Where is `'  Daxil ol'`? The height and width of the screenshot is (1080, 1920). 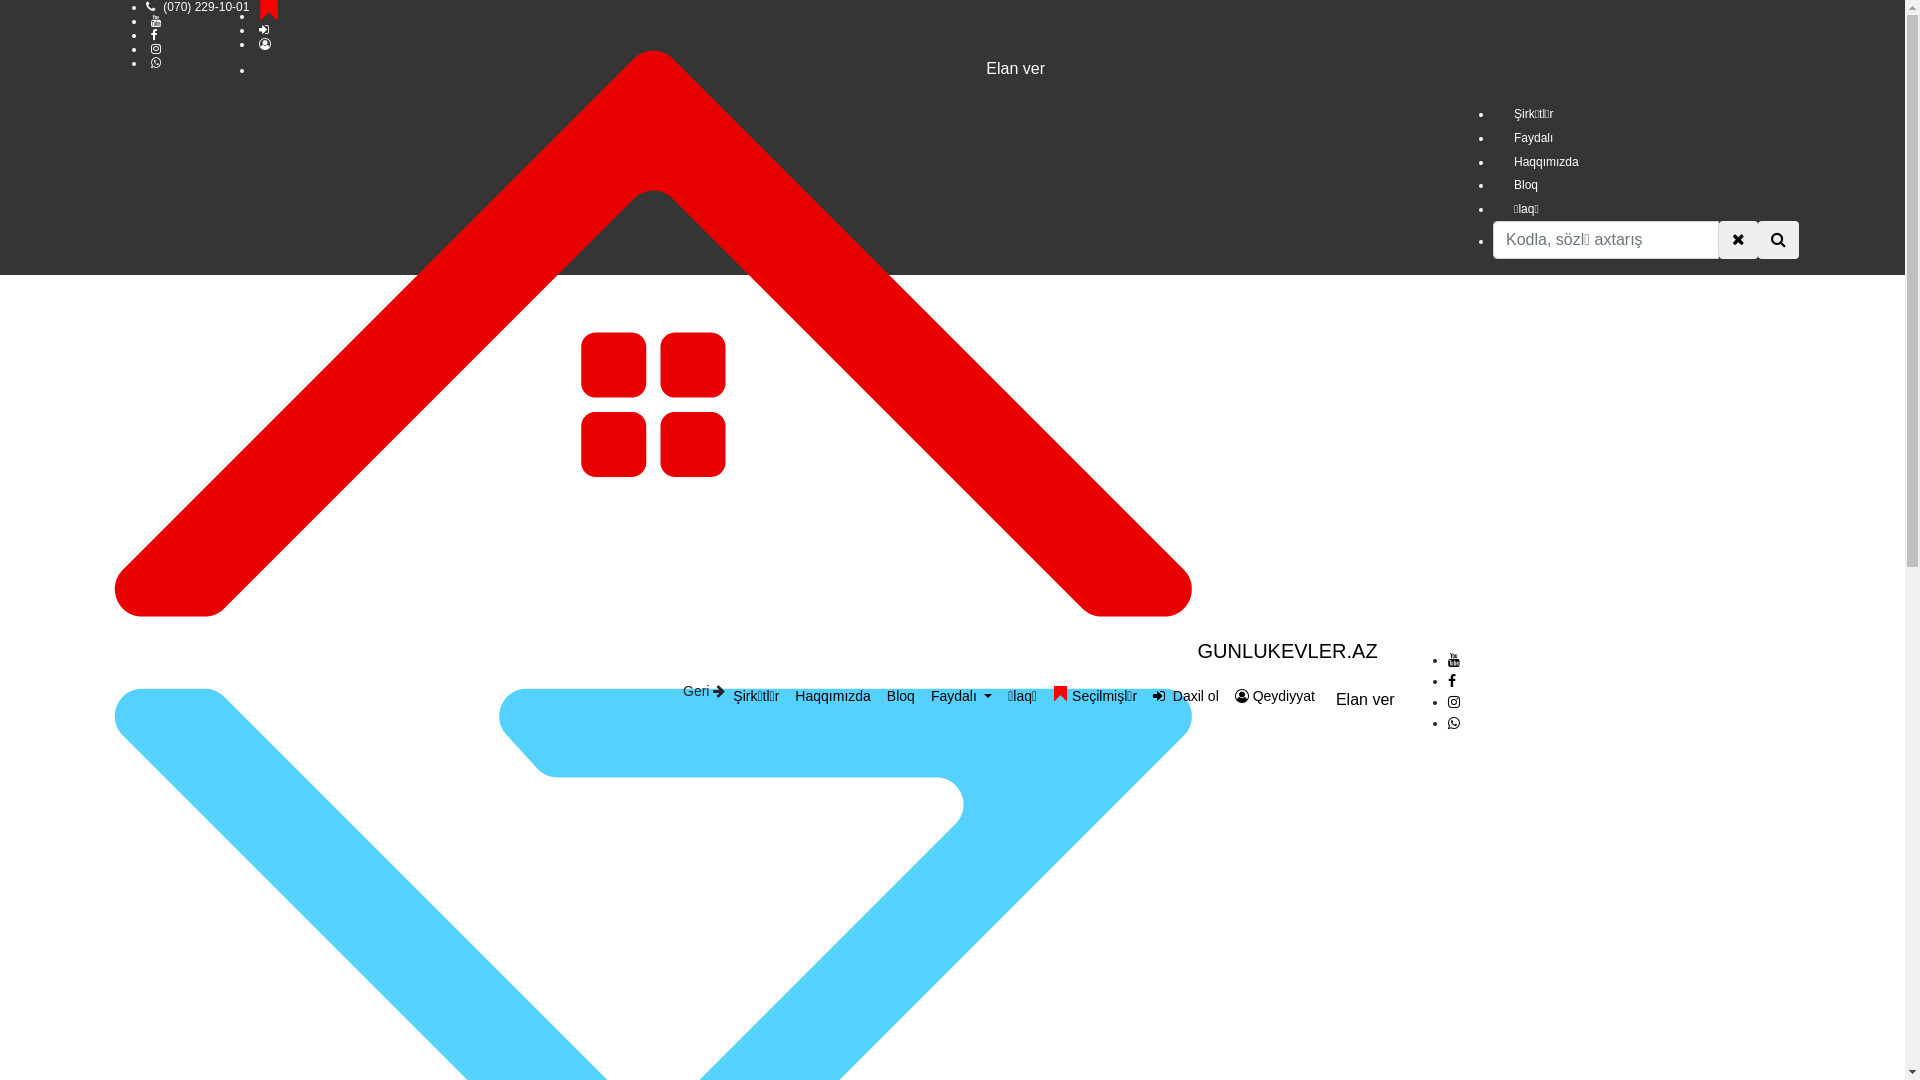 '  Daxil ol' is located at coordinates (1145, 695).